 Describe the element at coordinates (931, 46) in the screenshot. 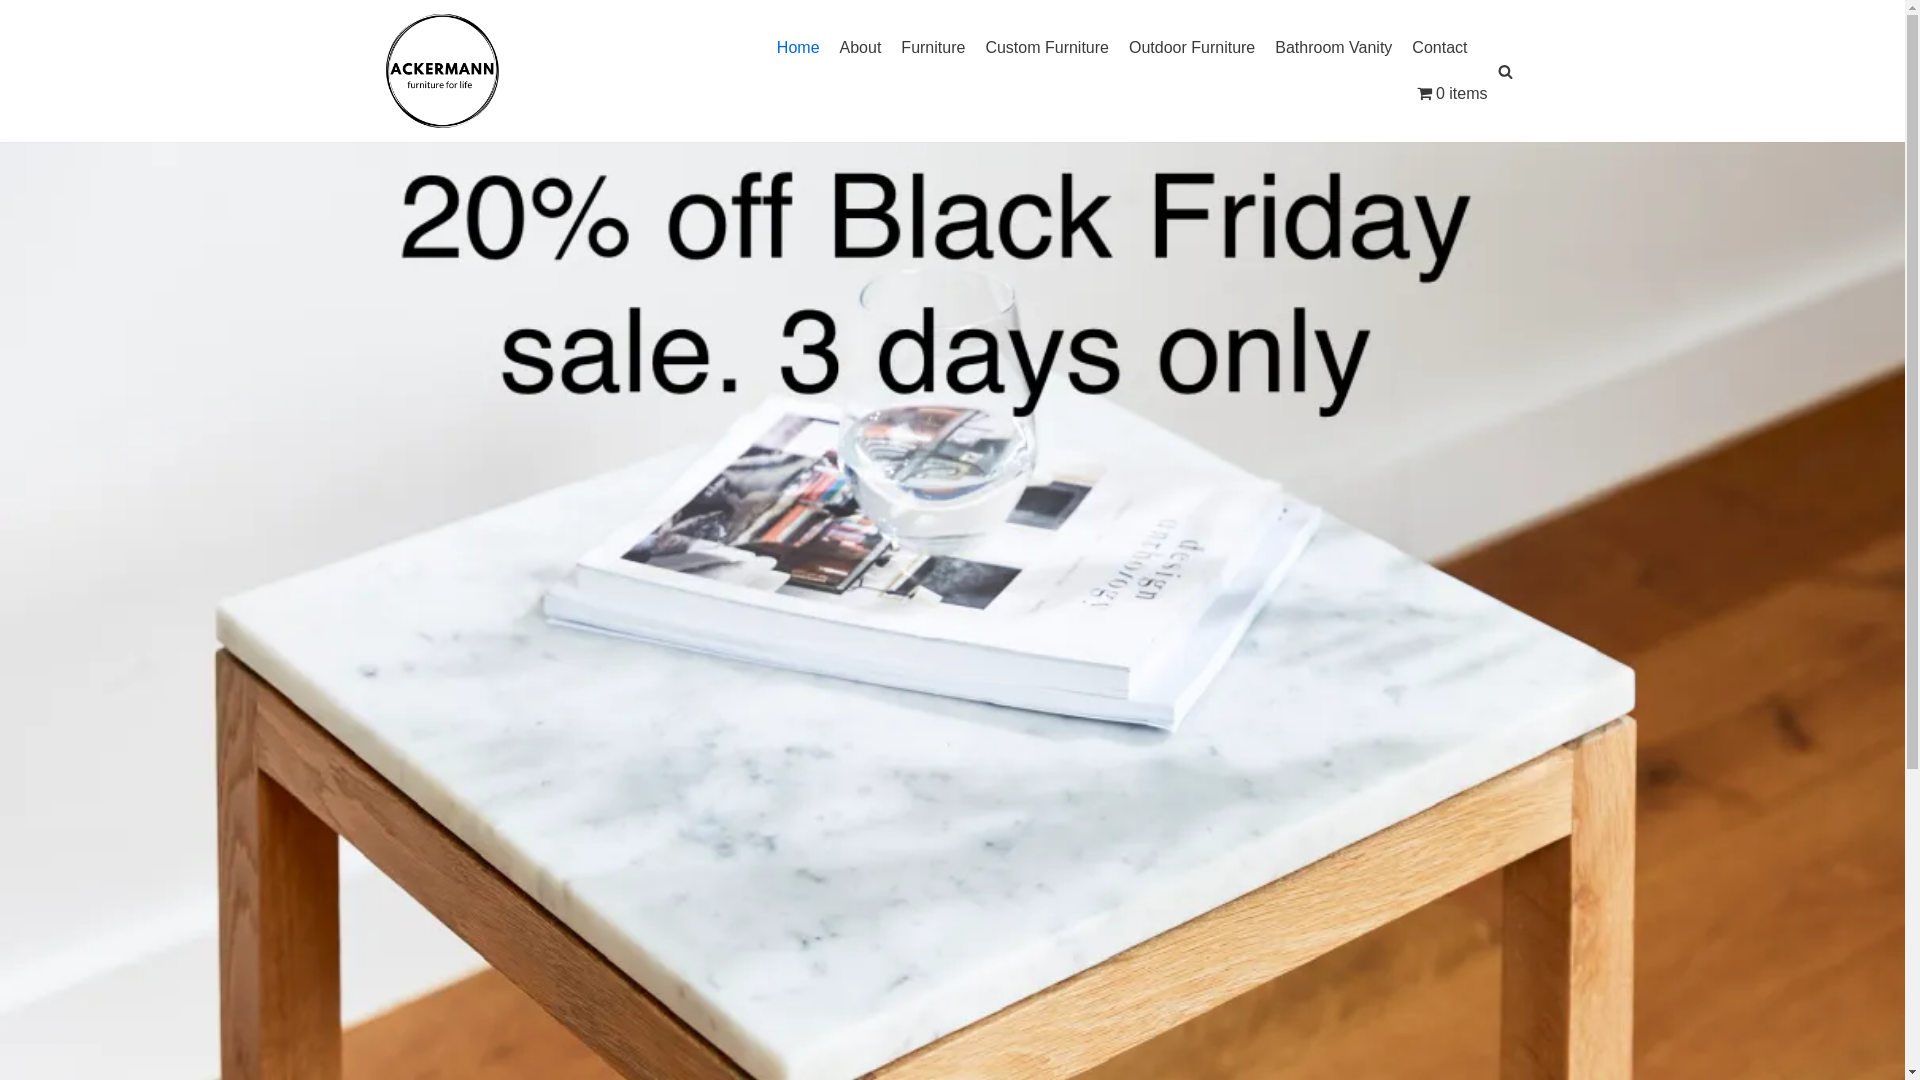

I see `'Furniture'` at that location.